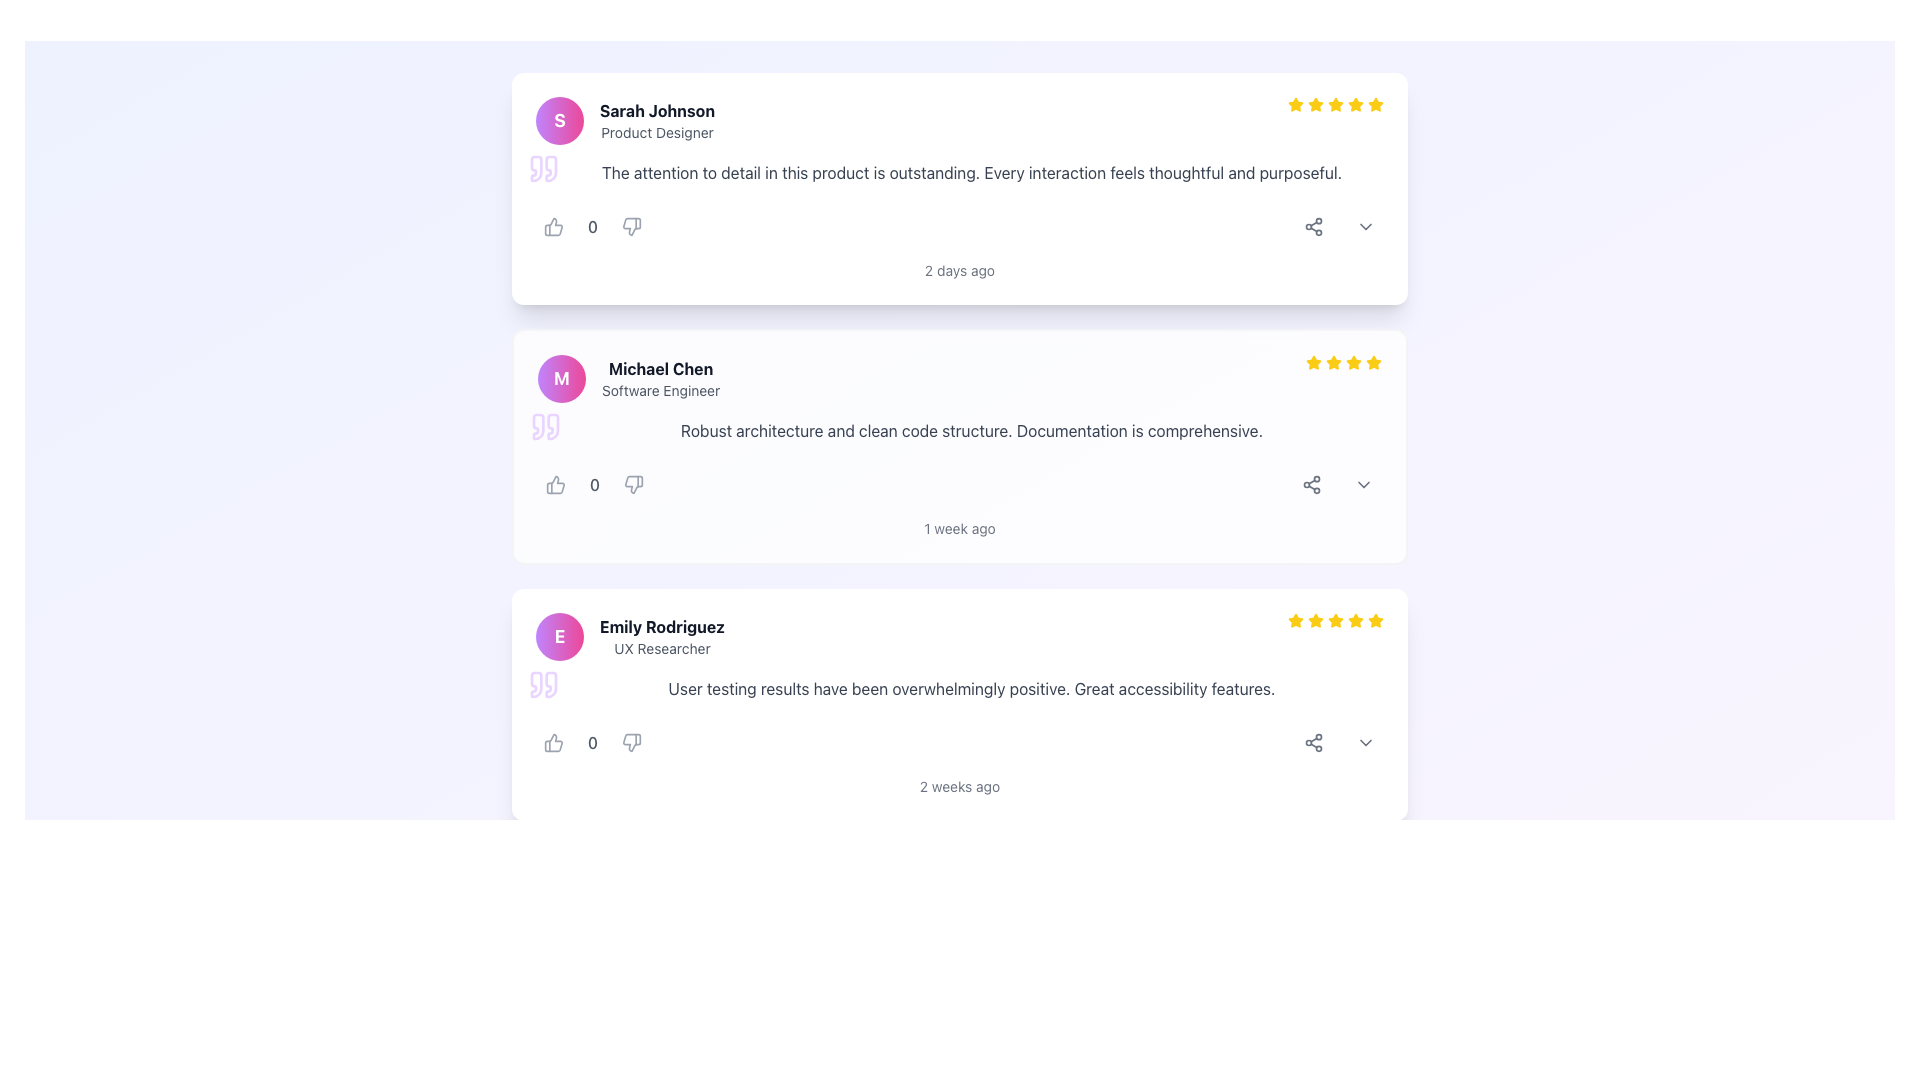 The height and width of the screenshot is (1080, 1920). I want to click on the first yellow star icon to rate it, which is located to the right of the user's name and comment text, so click(1314, 362).